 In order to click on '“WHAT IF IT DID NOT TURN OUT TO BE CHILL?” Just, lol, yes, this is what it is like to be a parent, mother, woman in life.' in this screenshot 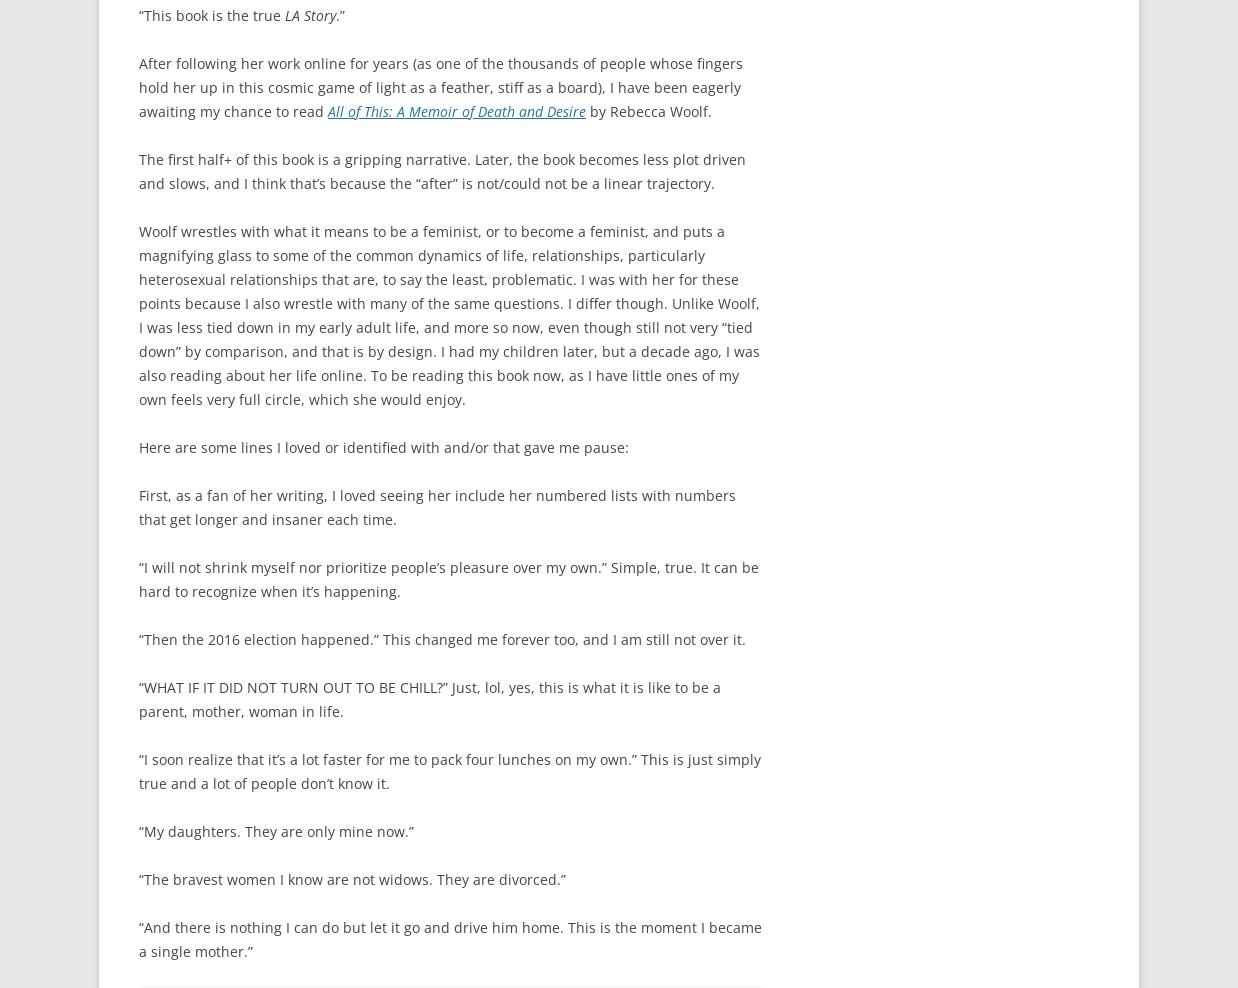, I will do `click(428, 699)`.